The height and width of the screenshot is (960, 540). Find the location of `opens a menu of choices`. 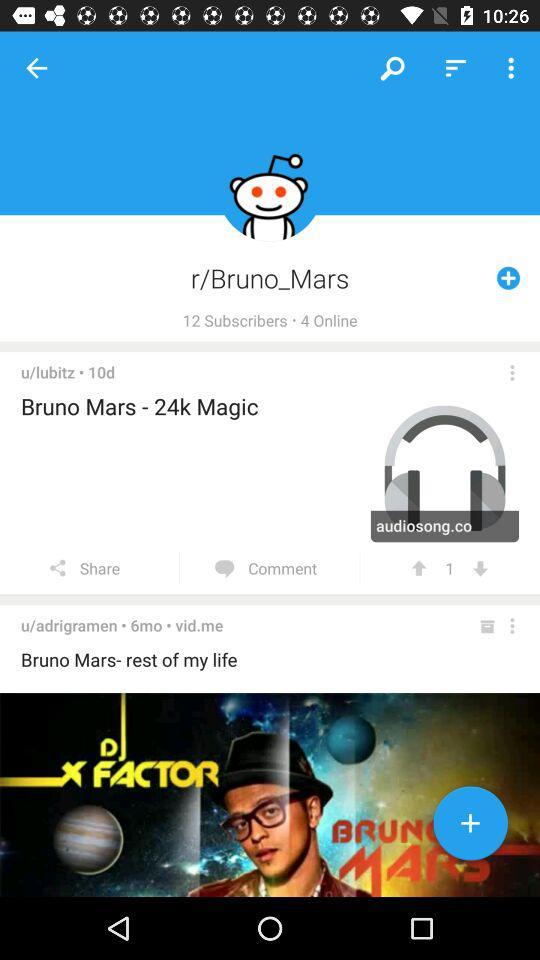

opens a menu of choices is located at coordinates (512, 371).